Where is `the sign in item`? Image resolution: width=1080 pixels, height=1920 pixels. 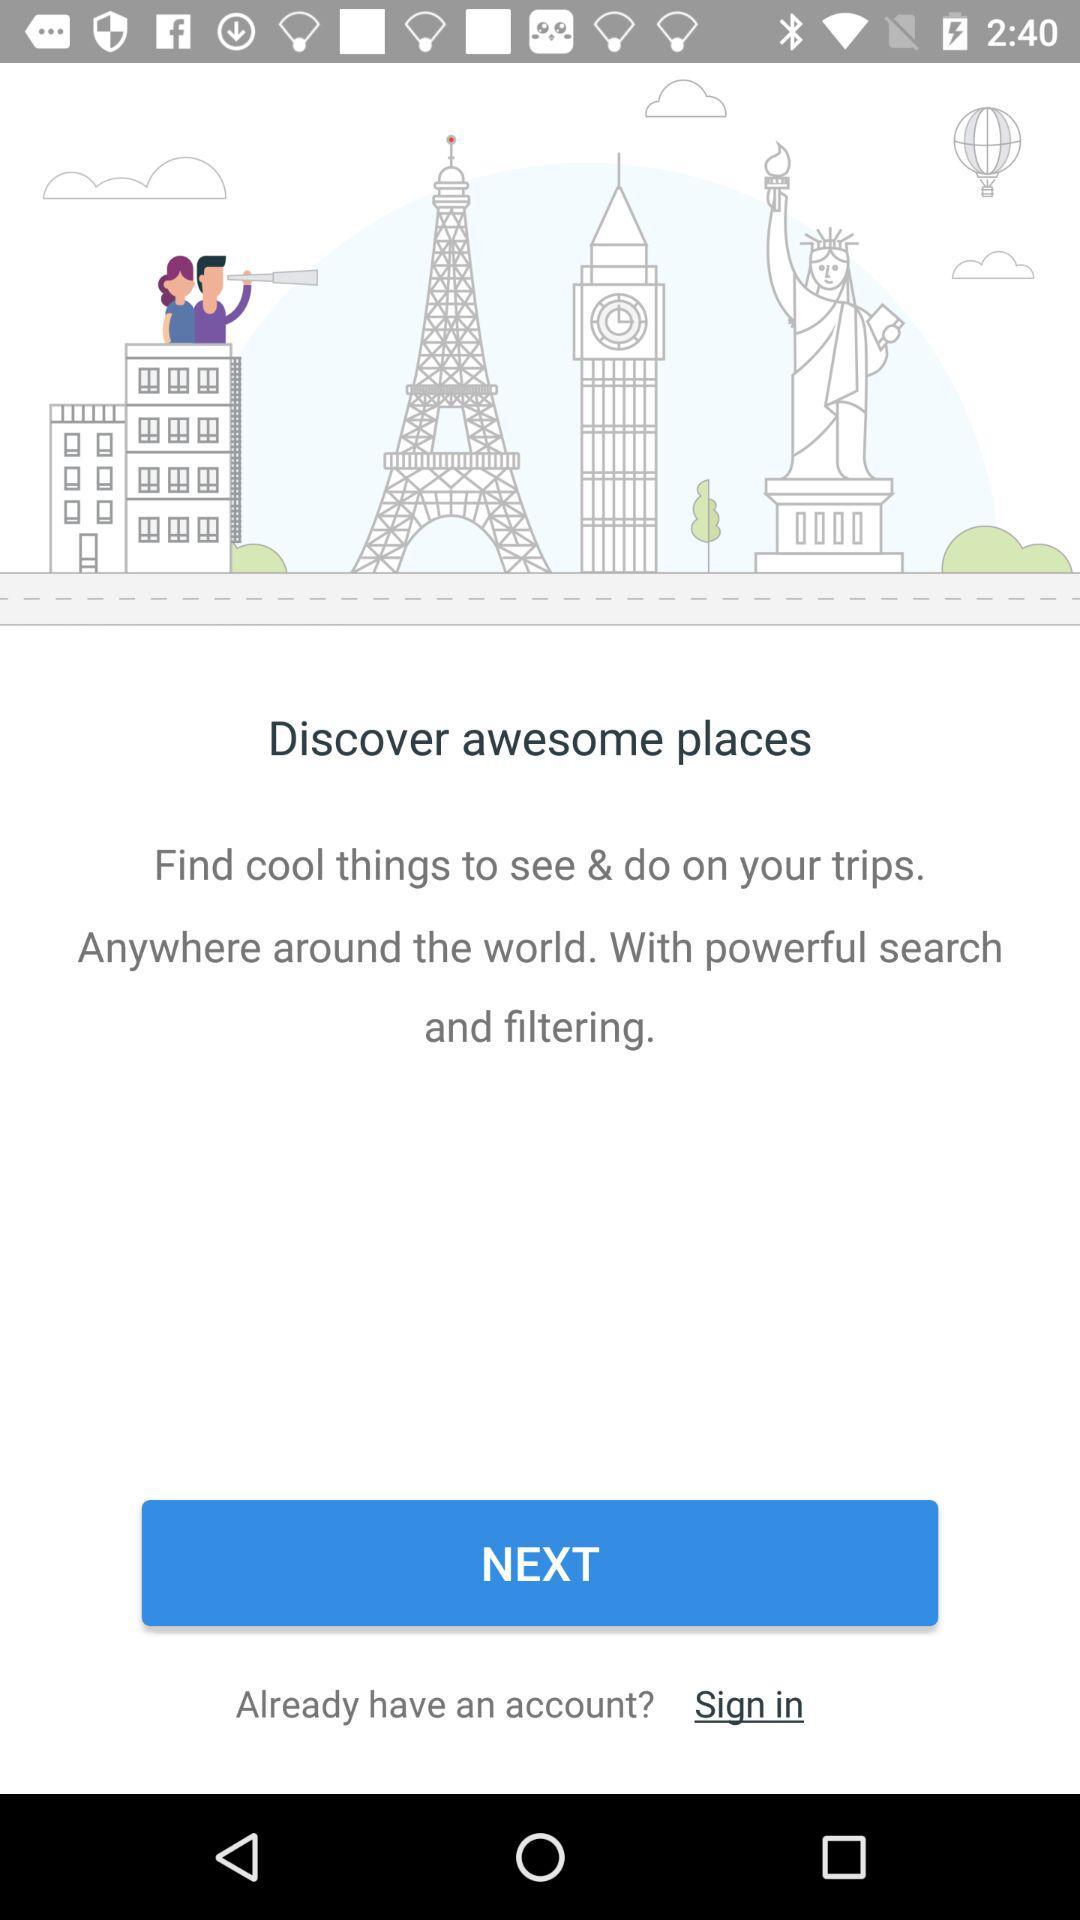 the sign in item is located at coordinates (749, 1702).